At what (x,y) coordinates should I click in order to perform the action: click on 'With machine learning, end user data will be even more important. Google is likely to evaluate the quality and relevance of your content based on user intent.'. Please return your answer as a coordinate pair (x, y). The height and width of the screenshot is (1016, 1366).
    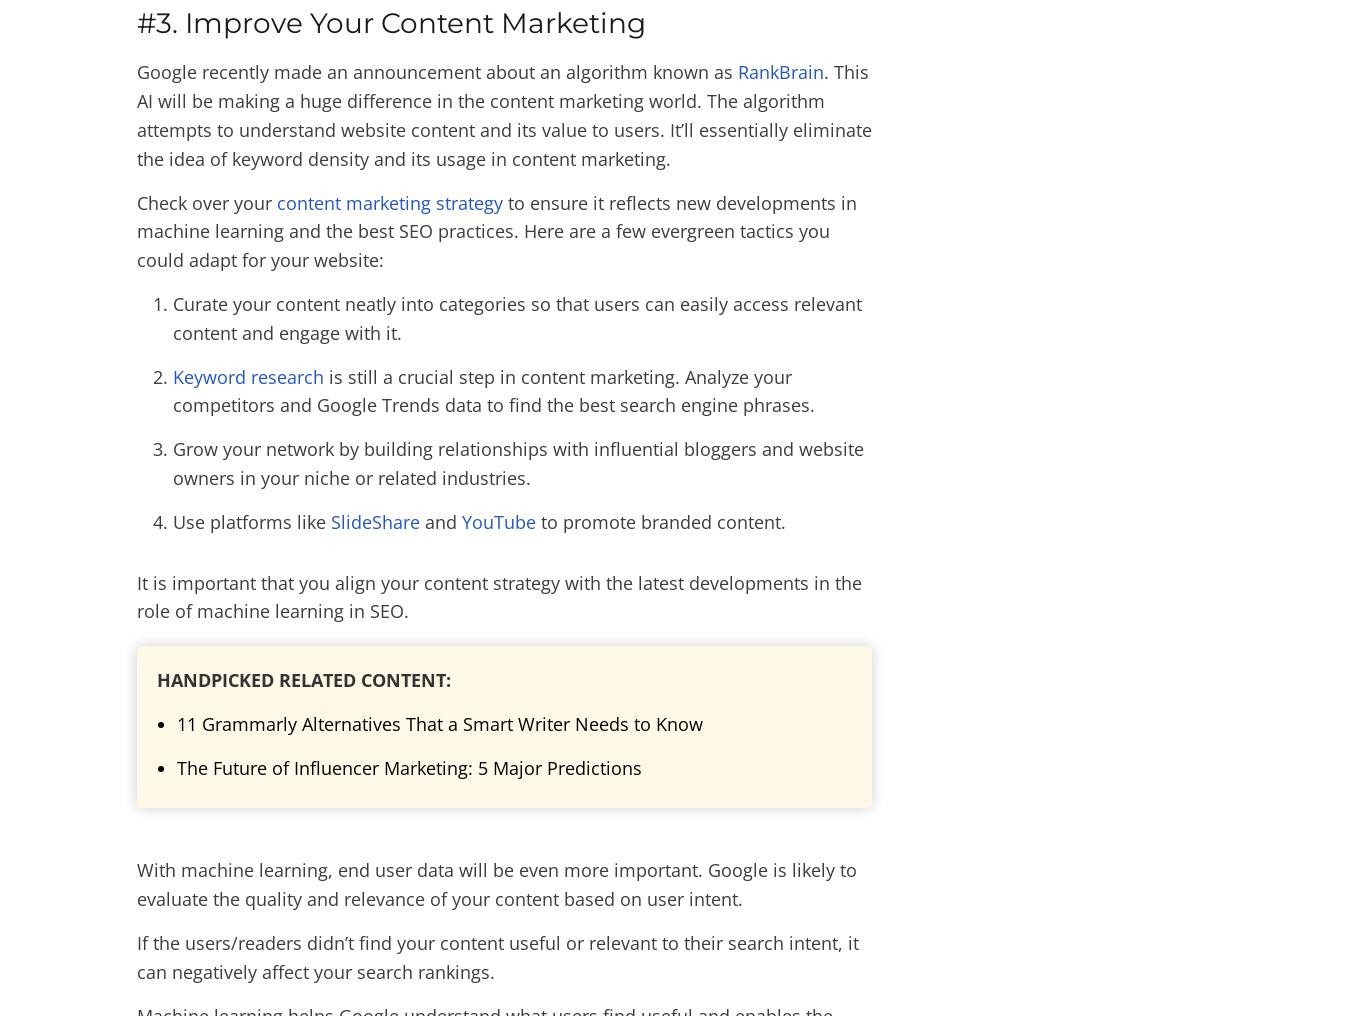
    Looking at the image, I should click on (136, 884).